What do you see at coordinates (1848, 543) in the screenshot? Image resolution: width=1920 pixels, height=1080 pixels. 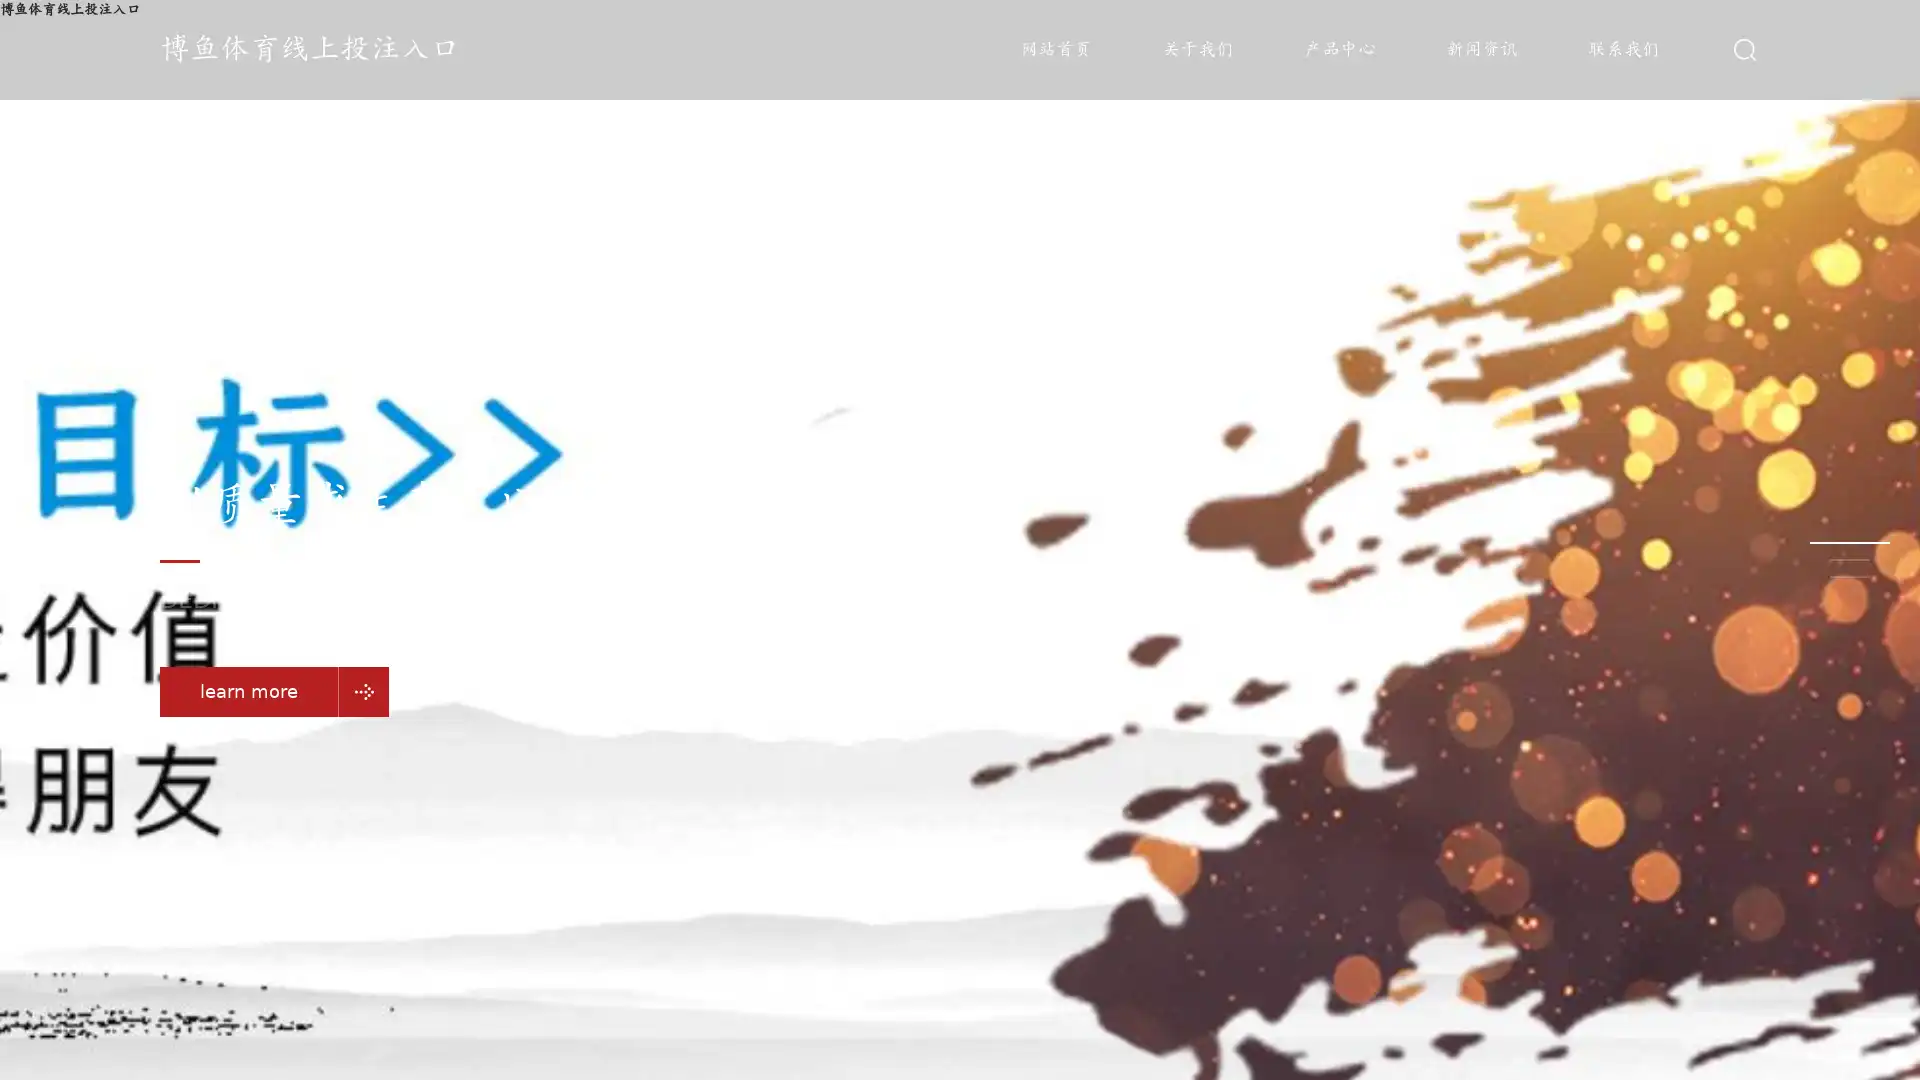 I see `Go to slide 1` at bounding box center [1848, 543].